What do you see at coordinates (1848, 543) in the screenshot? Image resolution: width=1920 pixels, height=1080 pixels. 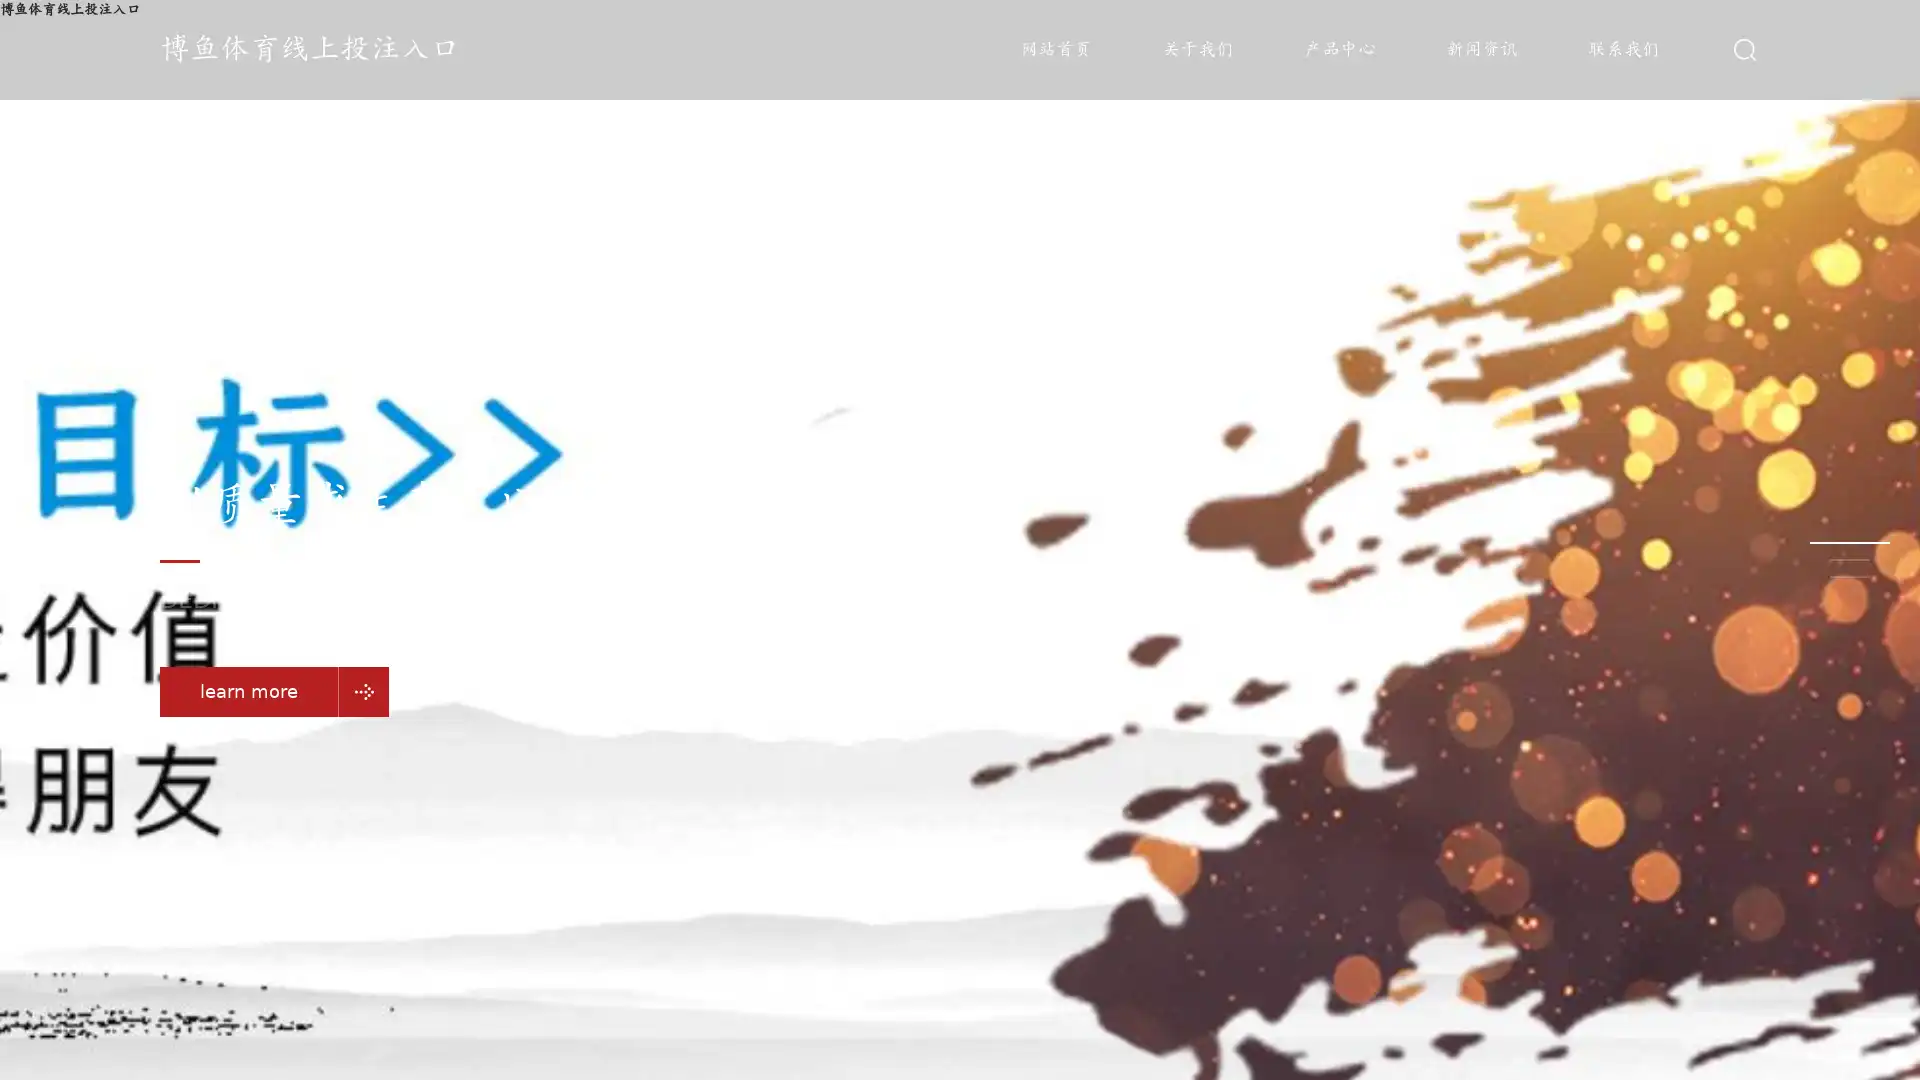 I see `Go to slide 1` at bounding box center [1848, 543].